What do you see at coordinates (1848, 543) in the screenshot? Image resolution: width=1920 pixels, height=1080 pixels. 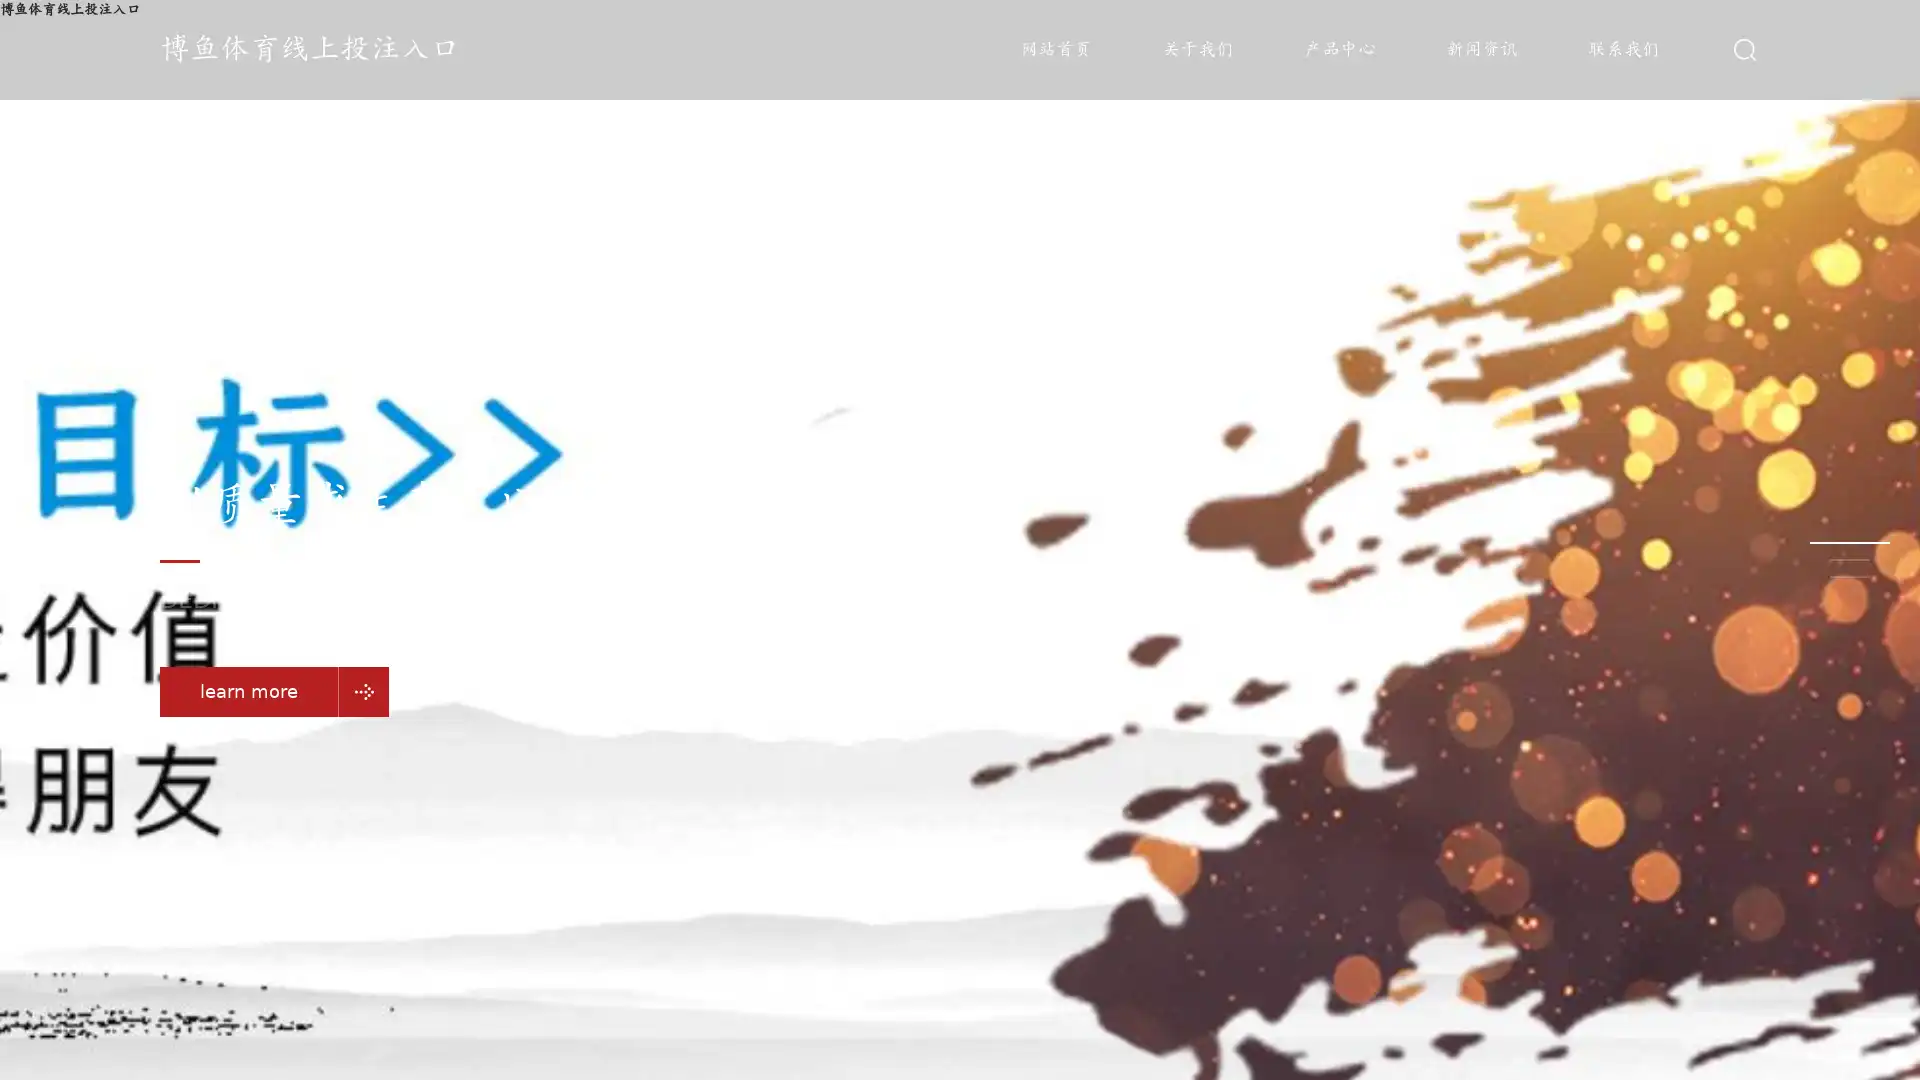 I see `Go to slide 1` at bounding box center [1848, 543].